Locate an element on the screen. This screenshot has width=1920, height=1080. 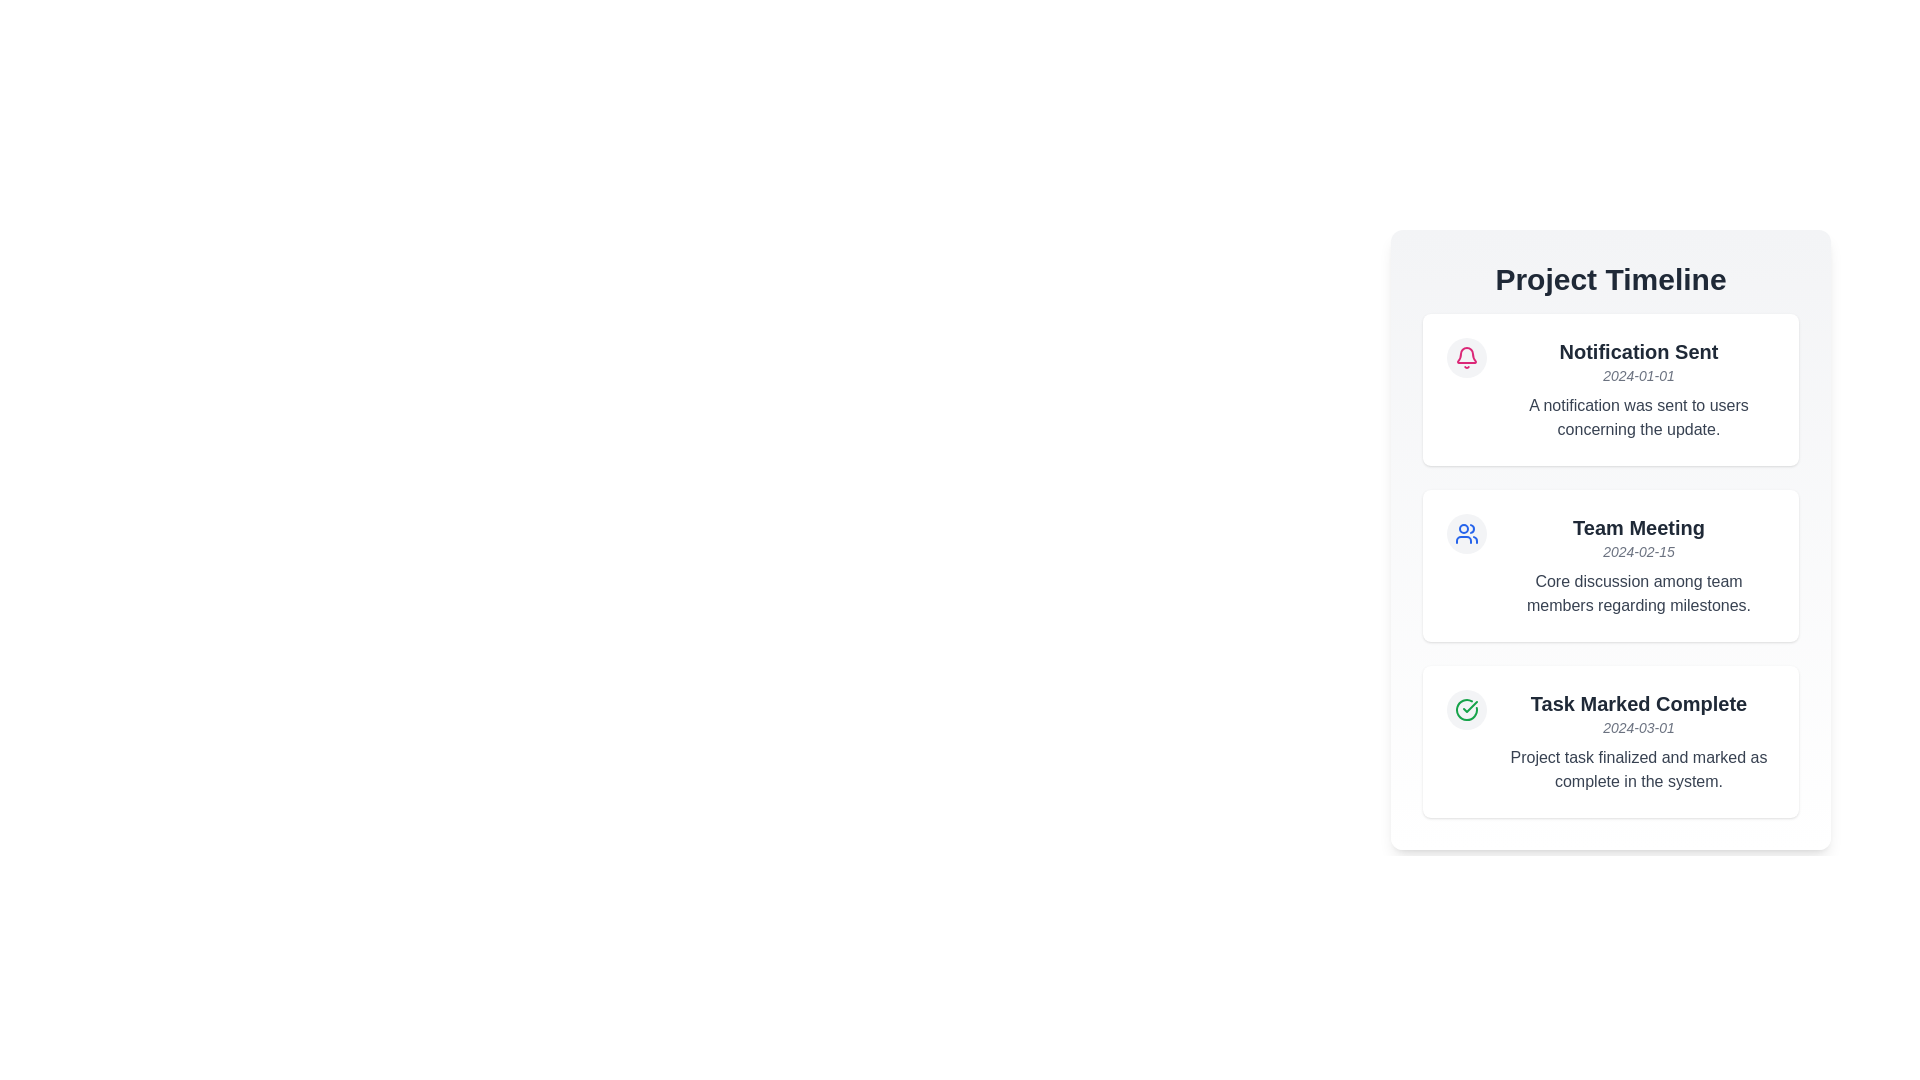
the completion icon located within the 'Task Marked Complete' card, positioned in the top-left corner near the associated text and date is located at coordinates (1467, 708).